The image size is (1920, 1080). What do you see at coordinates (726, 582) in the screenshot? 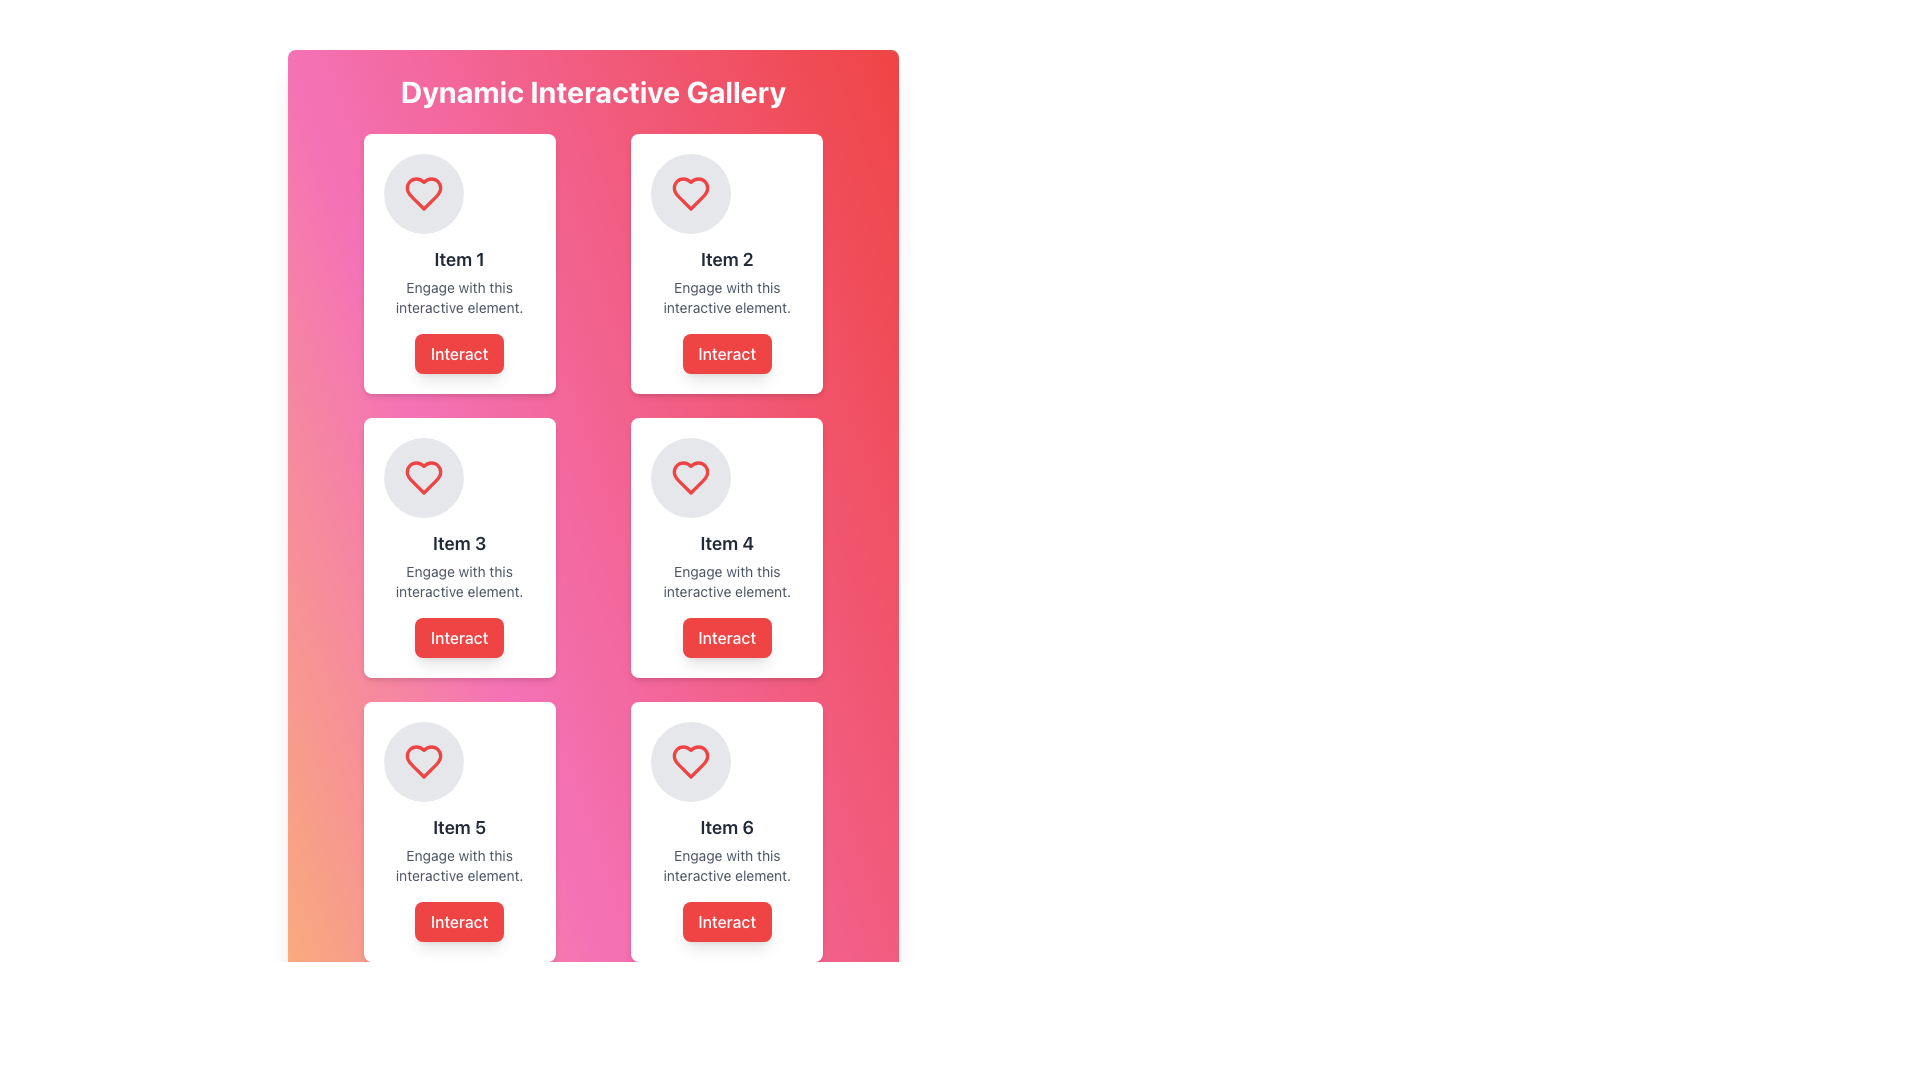
I see `the static text element providing information for the fourth card, which is located below the title 'Item 4' and above the 'Interact' button in the middle column of the grid` at bounding box center [726, 582].